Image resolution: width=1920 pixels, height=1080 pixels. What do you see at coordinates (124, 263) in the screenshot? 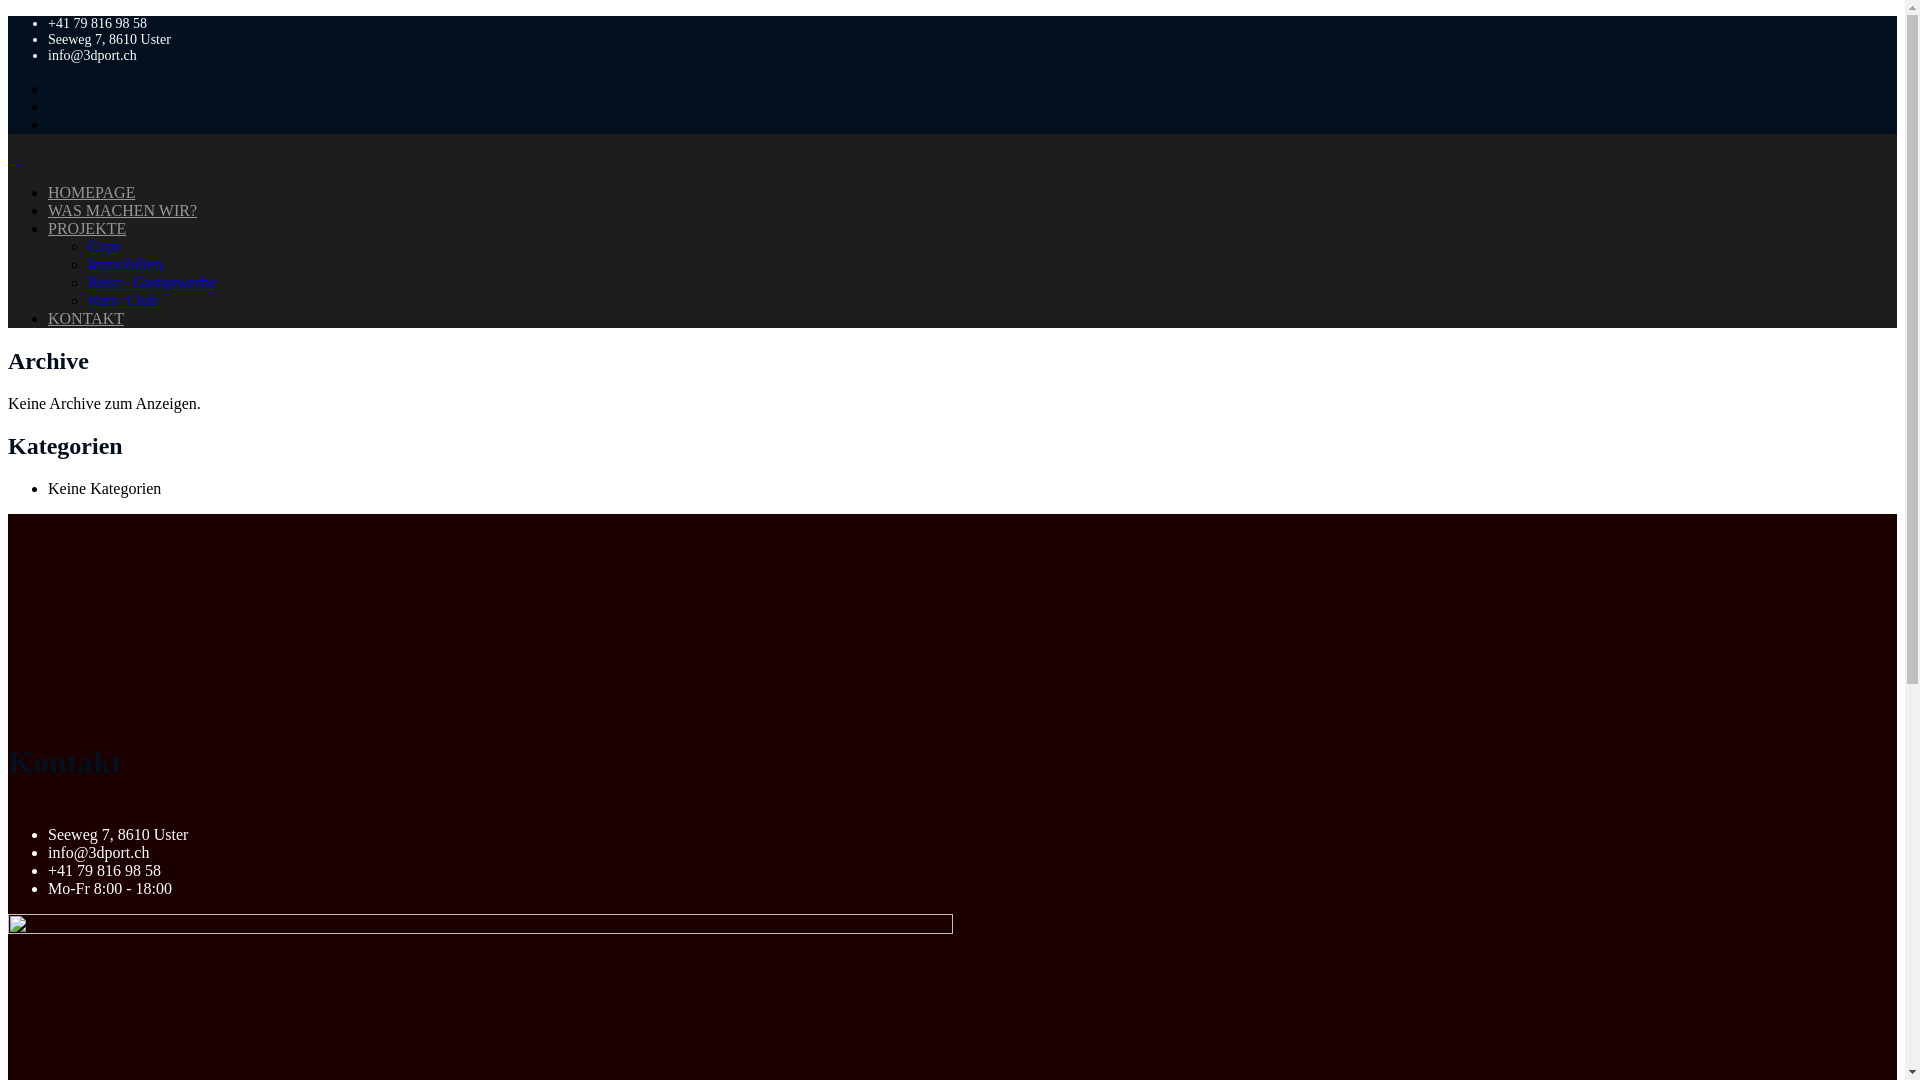
I see `'Immobilien'` at bounding box center [124, 263].